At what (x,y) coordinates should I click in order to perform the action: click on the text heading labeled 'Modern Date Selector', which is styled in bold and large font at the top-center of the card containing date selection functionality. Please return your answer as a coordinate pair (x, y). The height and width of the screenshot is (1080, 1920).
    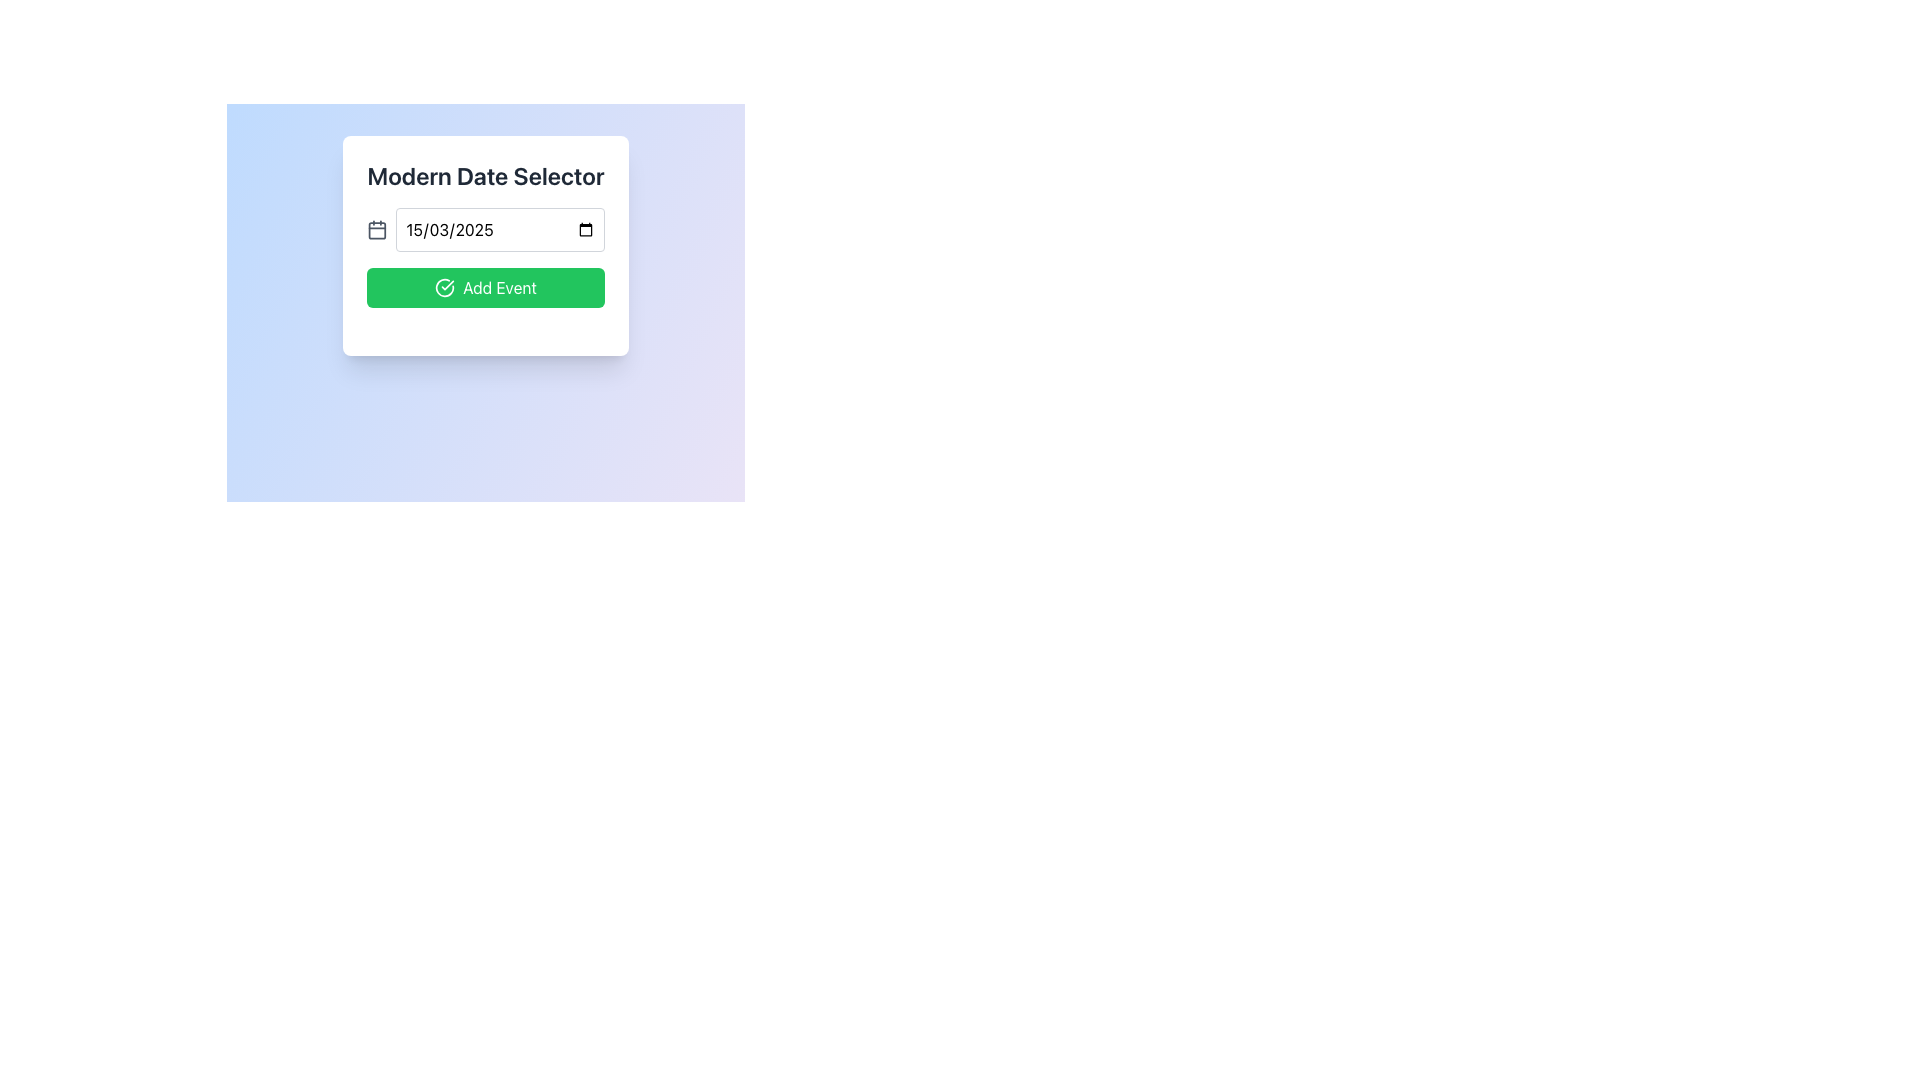
    Looking at the image, I should click on (485, 175).